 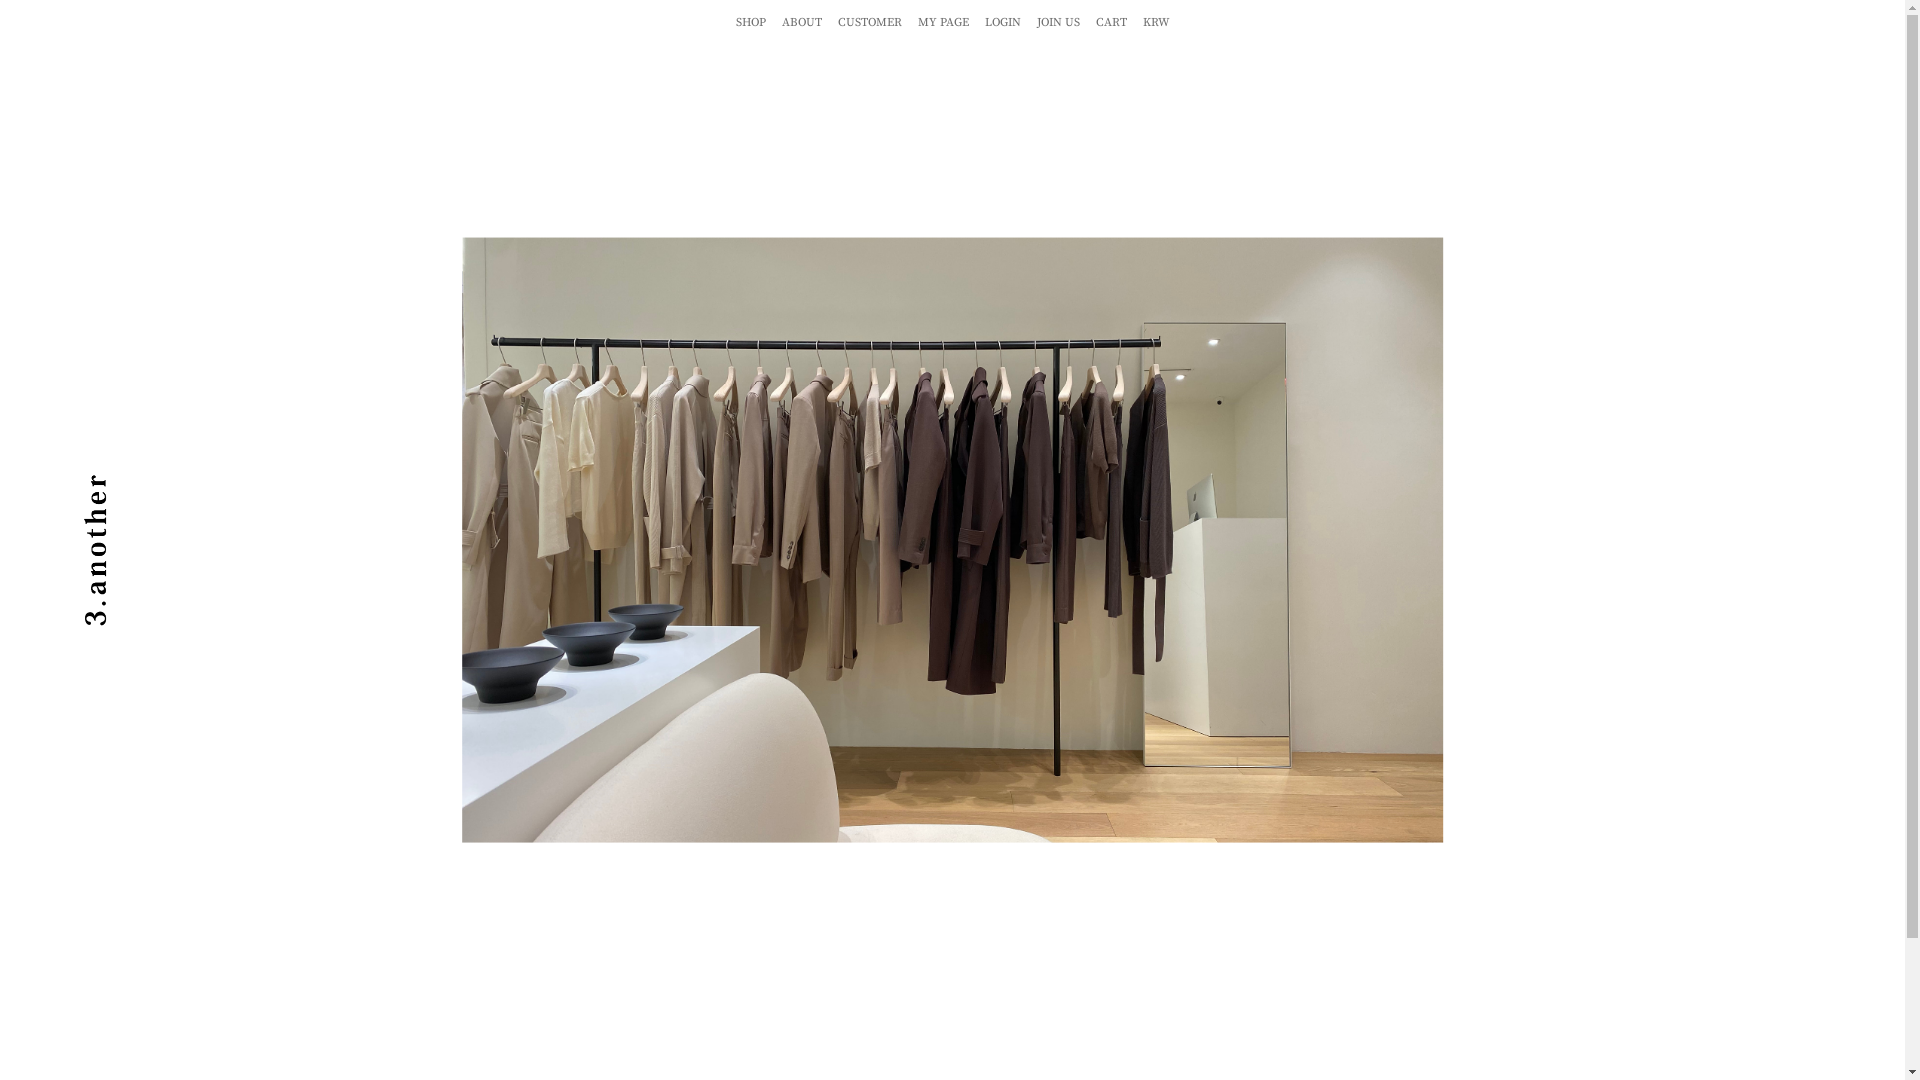 I want to click on 'CUSTOMER', so click(x=869, y=22).